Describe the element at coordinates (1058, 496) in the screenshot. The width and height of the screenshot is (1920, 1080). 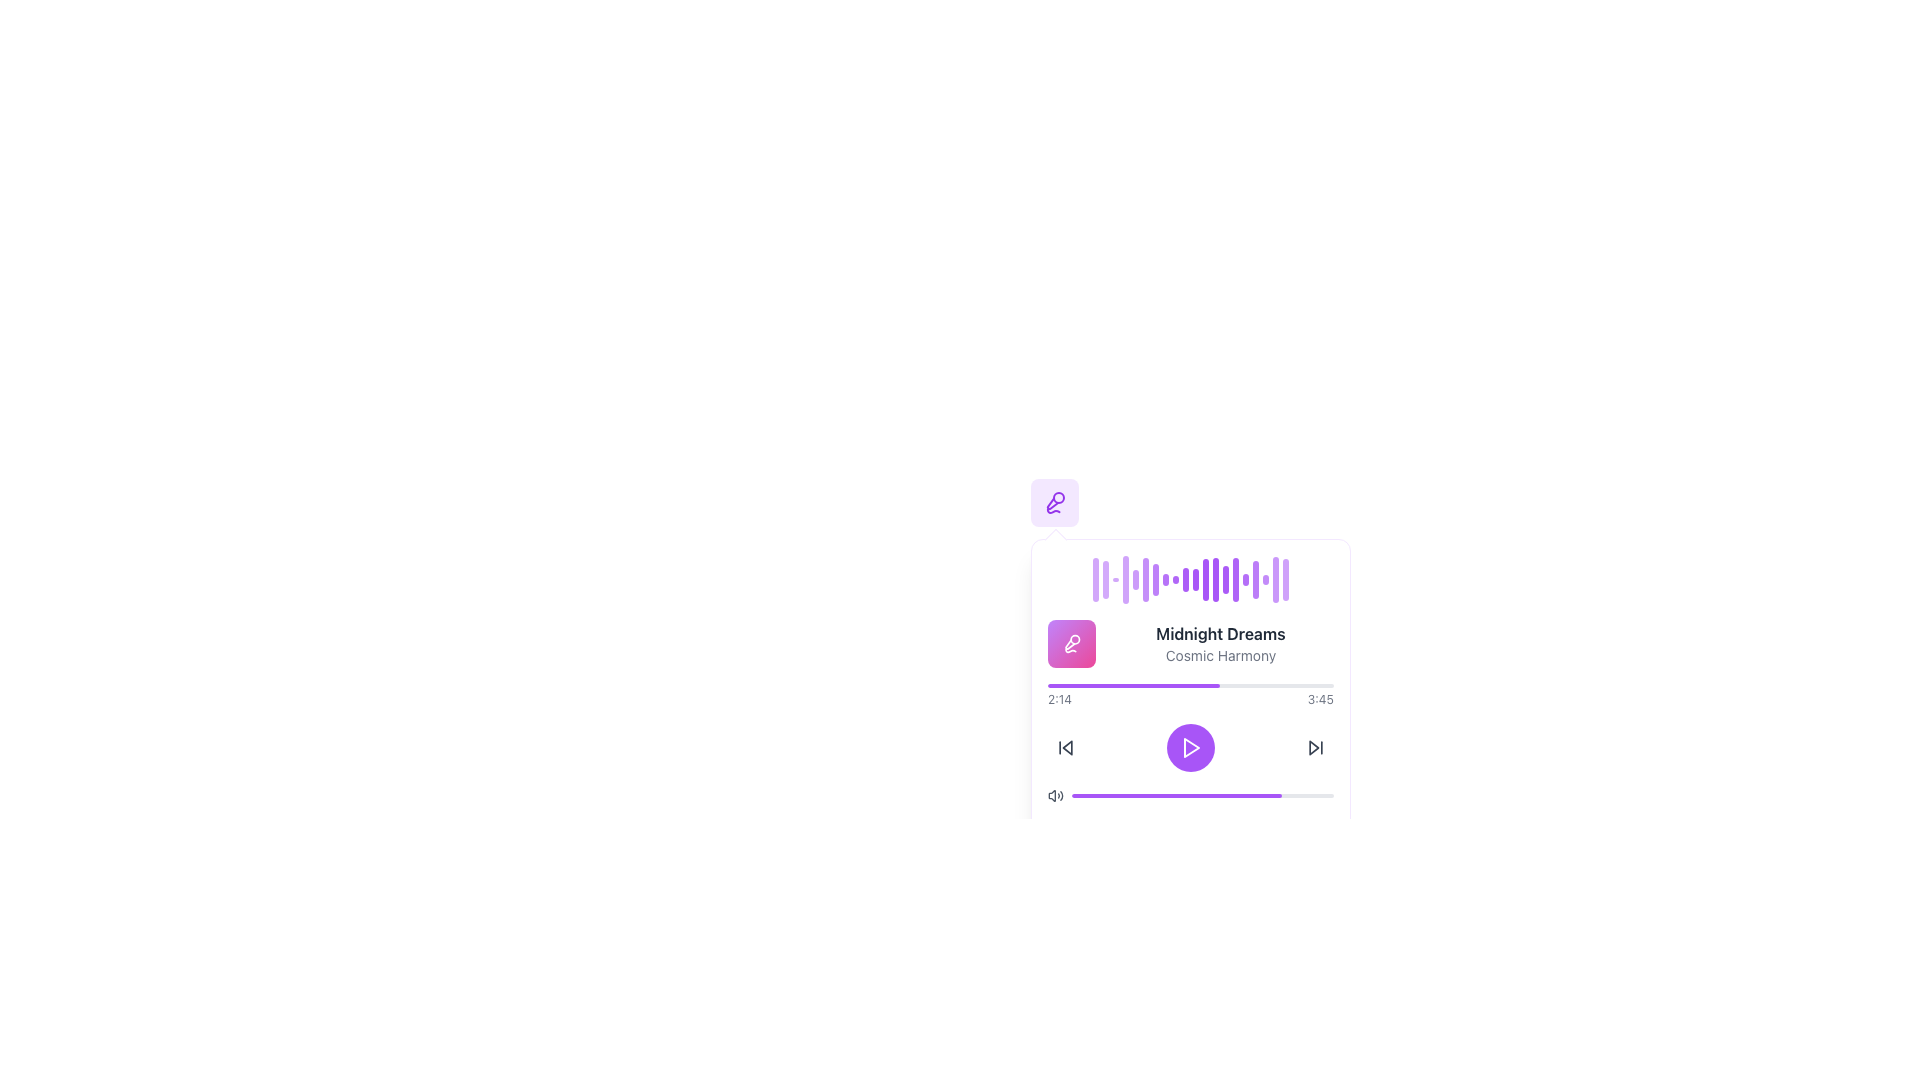
I see `the smallest circular component of the microphone icon, which is located in the upper portion of the icon with a purple hue` at that location.